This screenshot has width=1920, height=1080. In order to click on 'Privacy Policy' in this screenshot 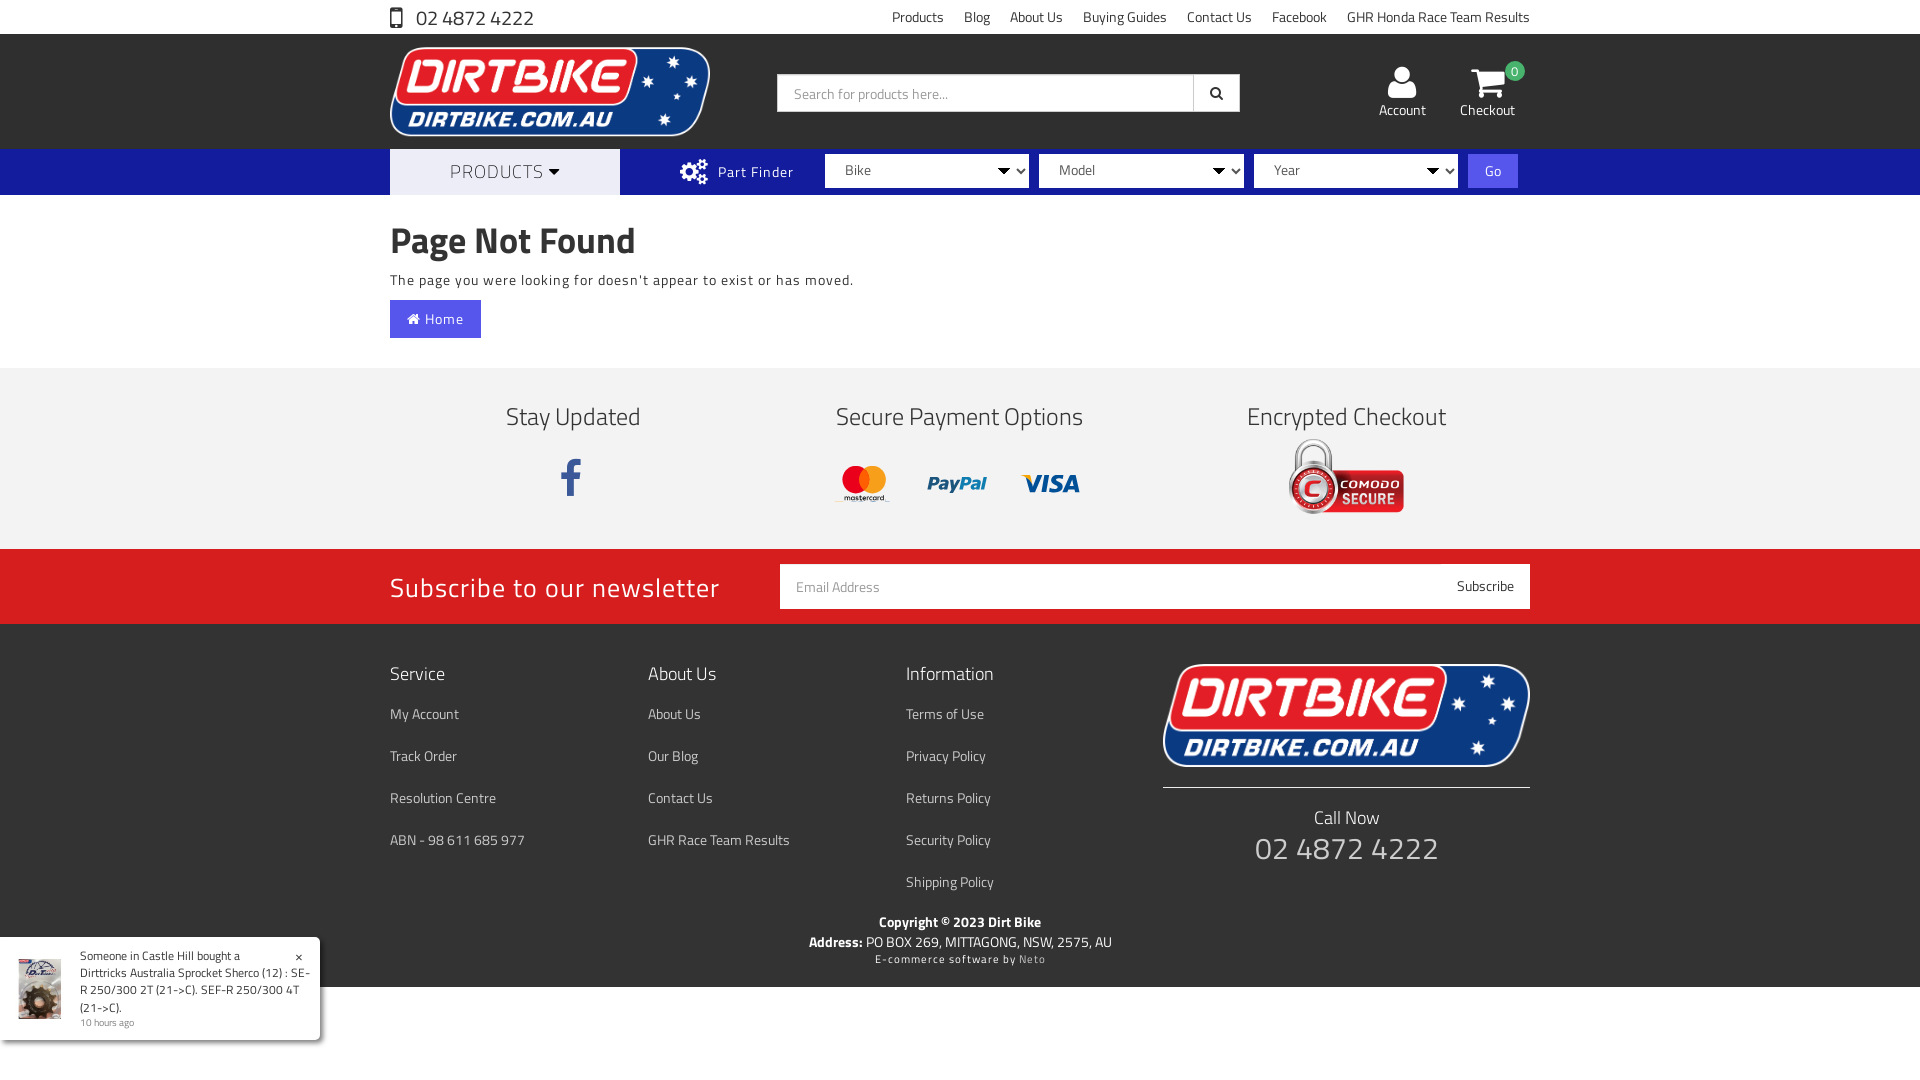, I will do `click(1017, 756)`.